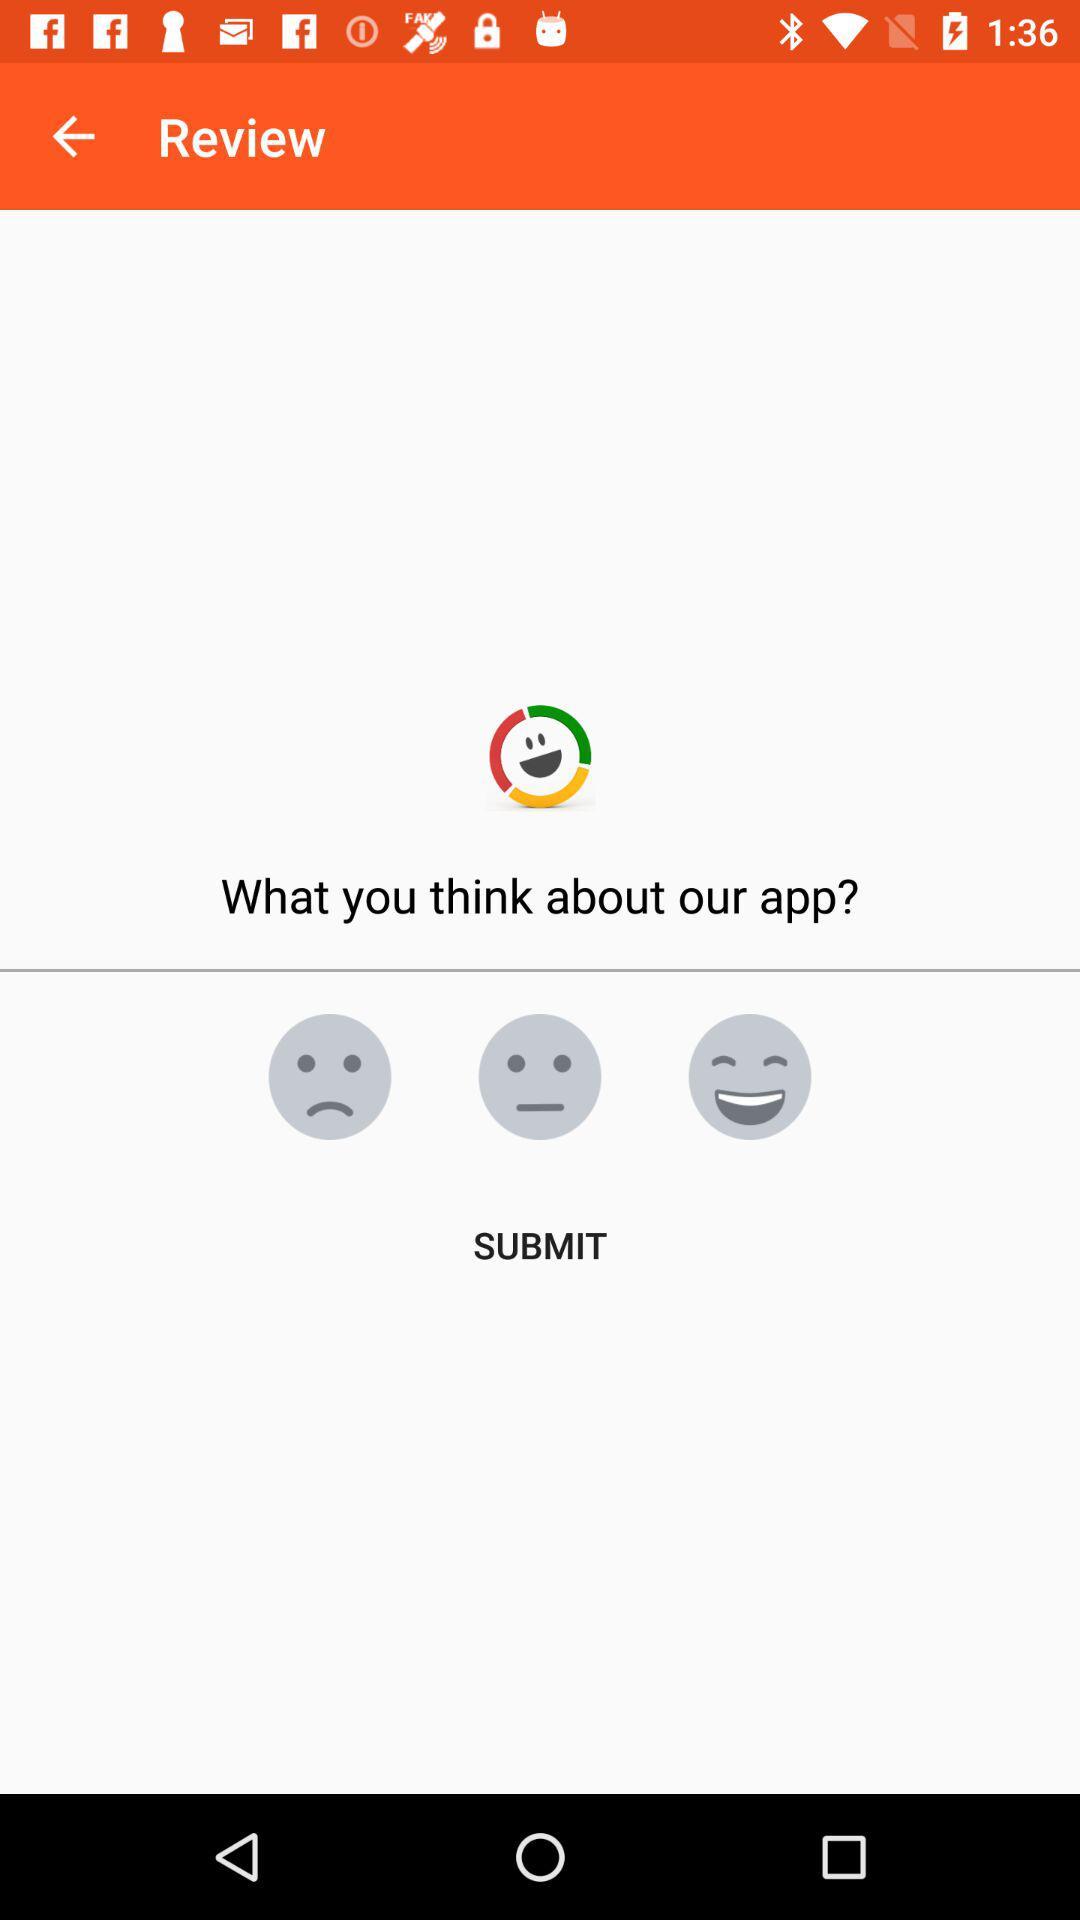  I want to click on the submit, so click(540, 1243).